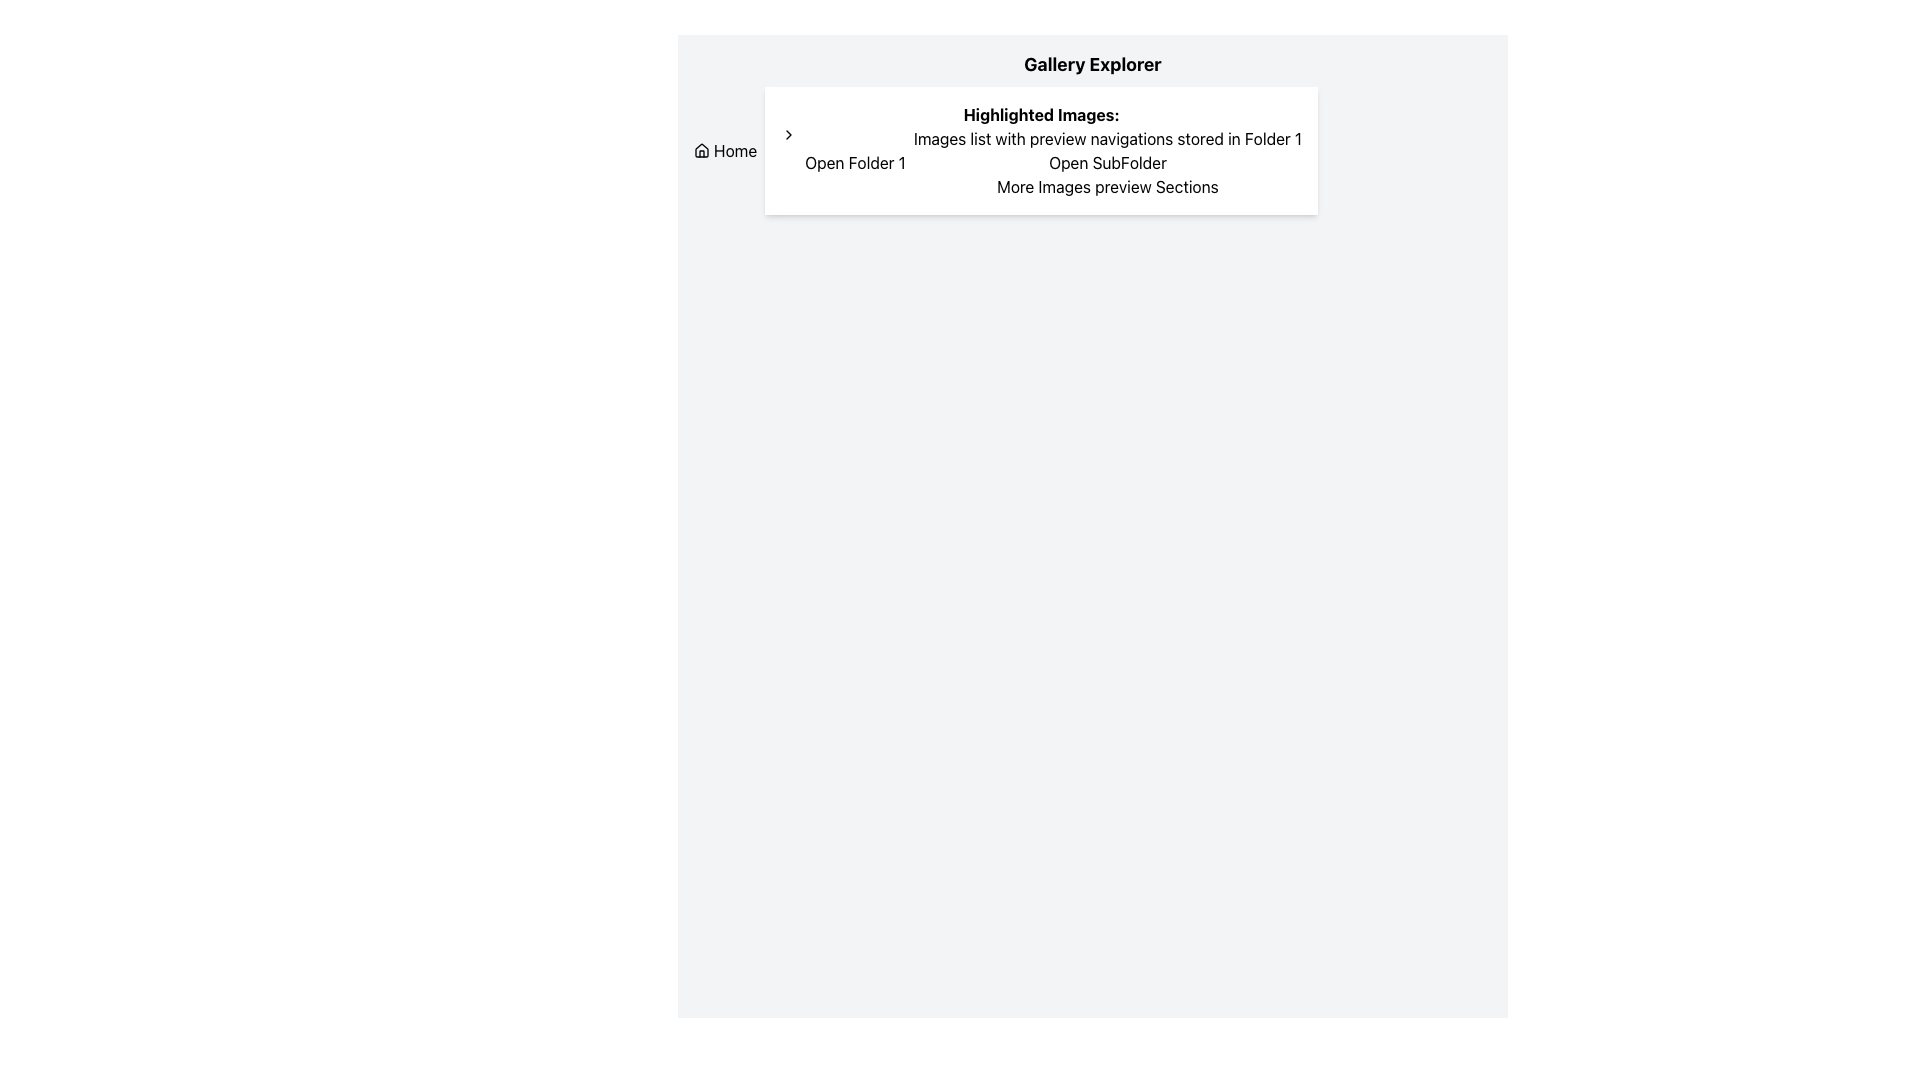 This screenshot has width=1920, height=1080. What do you see at coordinates (1040, 149) in the screenshot?
I see `the section with interactive and descriptive content located below the 'Home' navigation element` at bounding box center [1040, 149].